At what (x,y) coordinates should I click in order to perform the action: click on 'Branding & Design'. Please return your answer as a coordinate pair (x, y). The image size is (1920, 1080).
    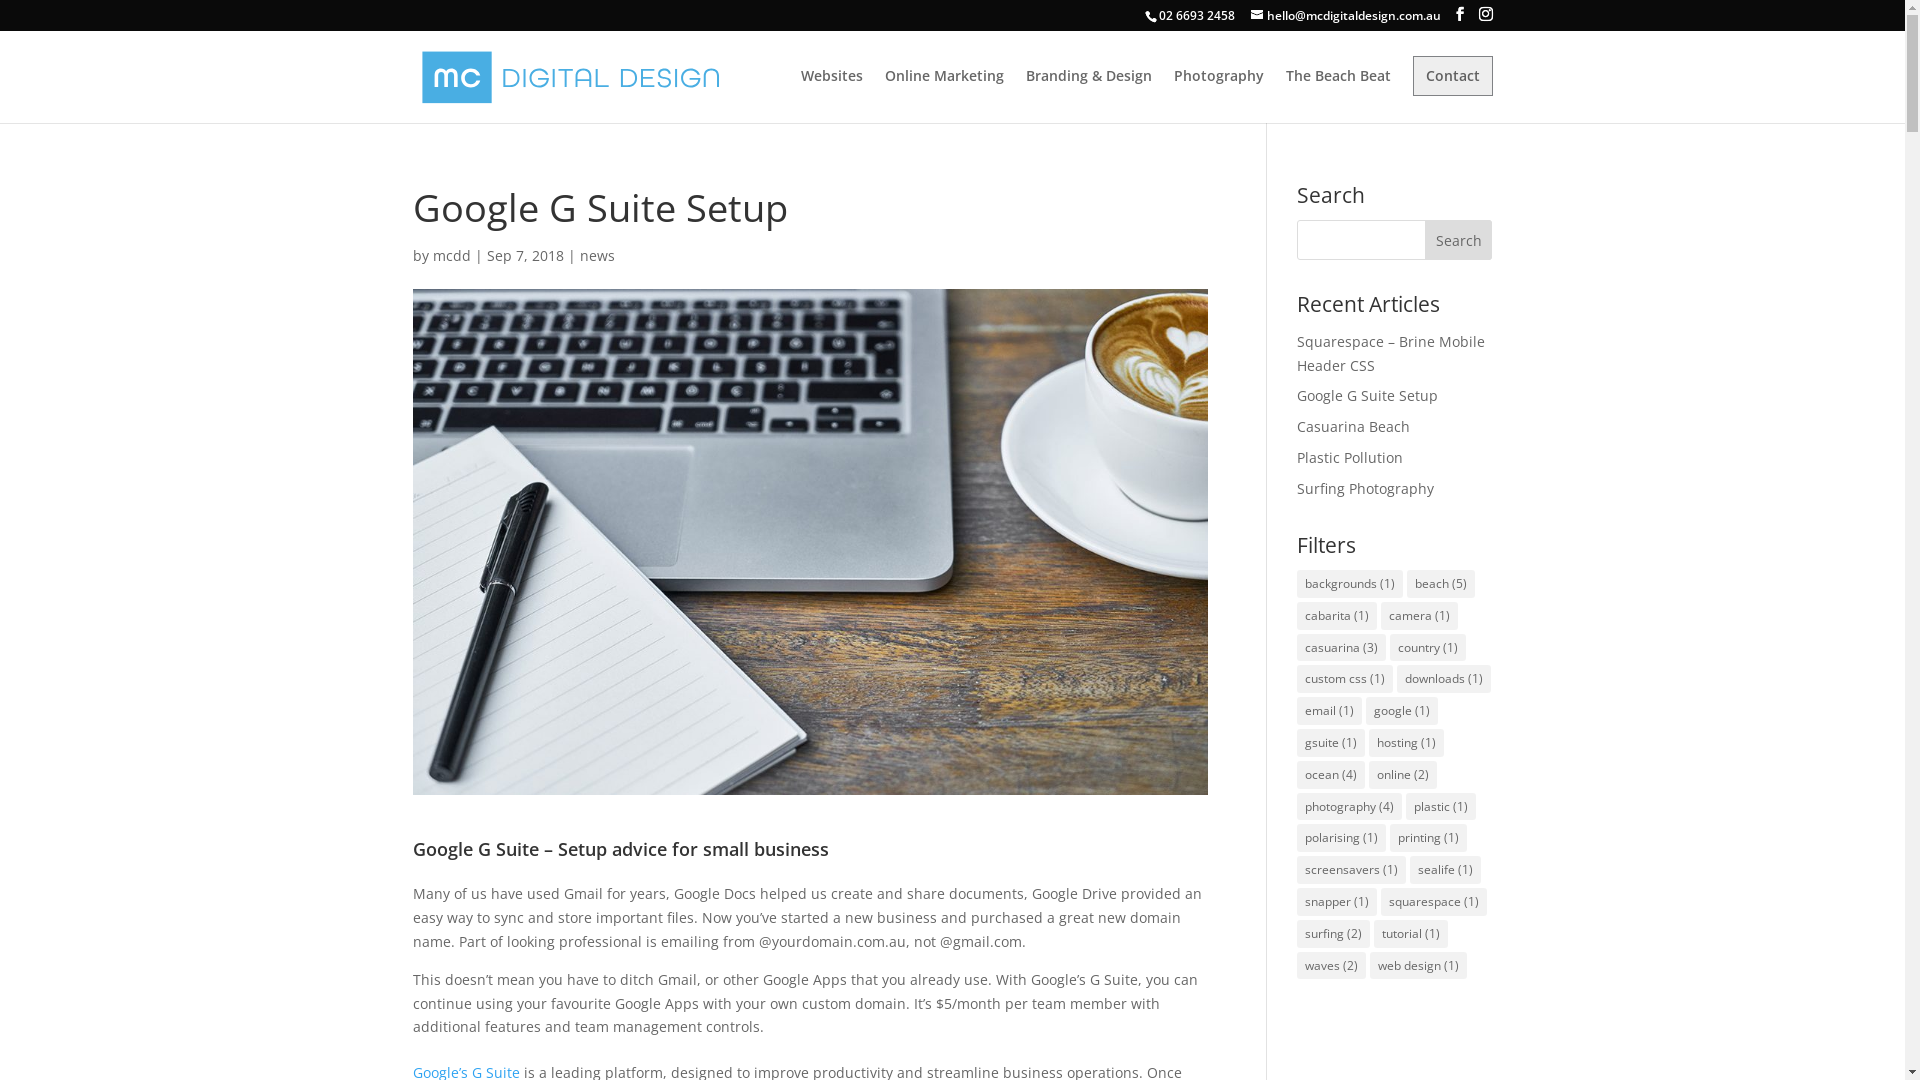
    Looking at the image, I should click on (1088, 96).